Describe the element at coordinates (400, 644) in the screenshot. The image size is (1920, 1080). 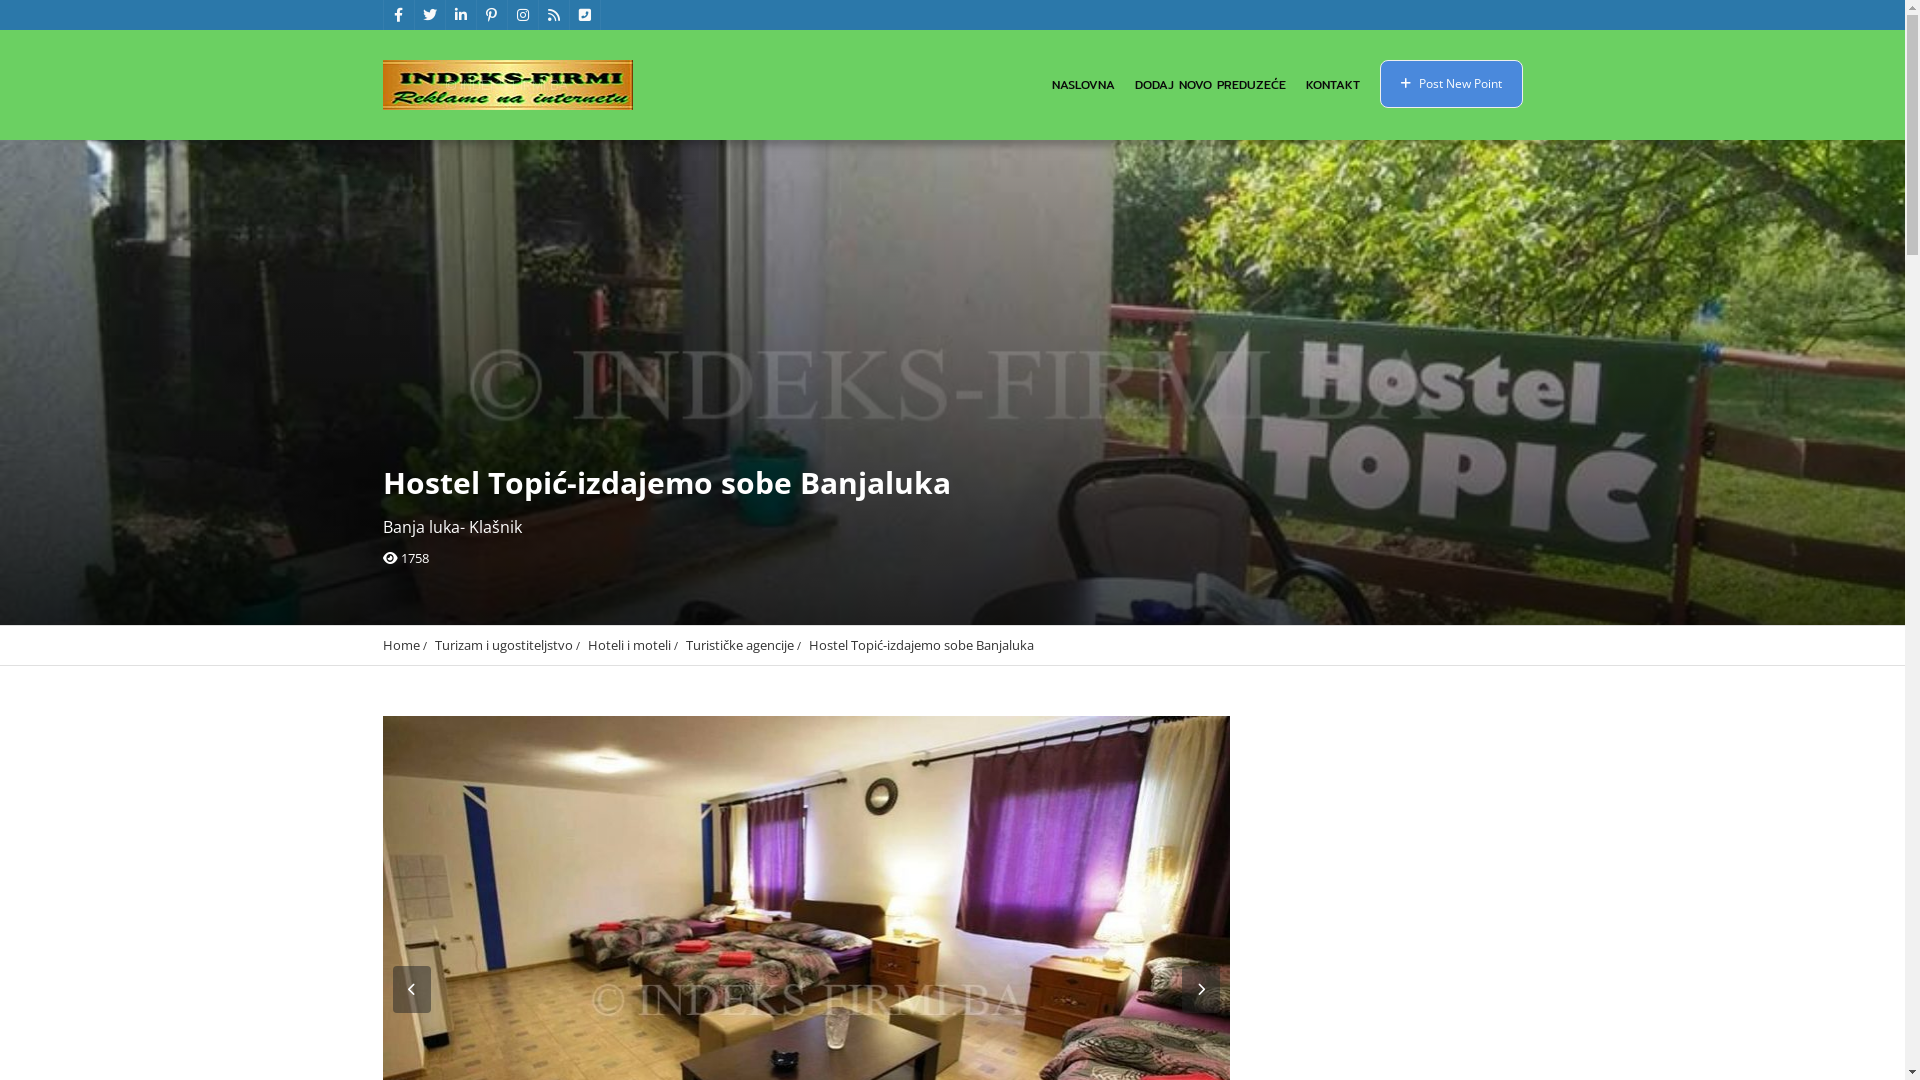
I see `'Home'` at that location.